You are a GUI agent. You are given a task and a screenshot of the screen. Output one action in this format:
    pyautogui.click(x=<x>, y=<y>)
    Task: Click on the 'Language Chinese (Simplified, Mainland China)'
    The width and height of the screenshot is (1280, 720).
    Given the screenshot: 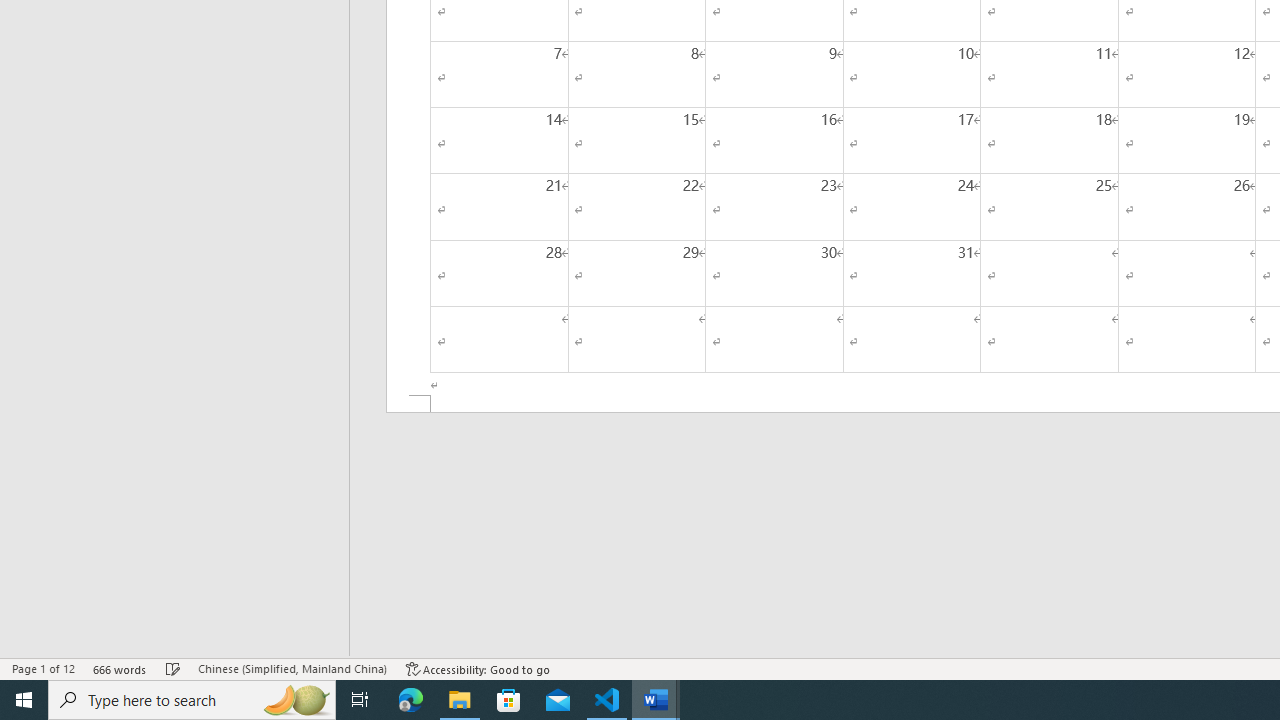 What is the action you would take?
    pyautogui.click(x=291, y=669)
    